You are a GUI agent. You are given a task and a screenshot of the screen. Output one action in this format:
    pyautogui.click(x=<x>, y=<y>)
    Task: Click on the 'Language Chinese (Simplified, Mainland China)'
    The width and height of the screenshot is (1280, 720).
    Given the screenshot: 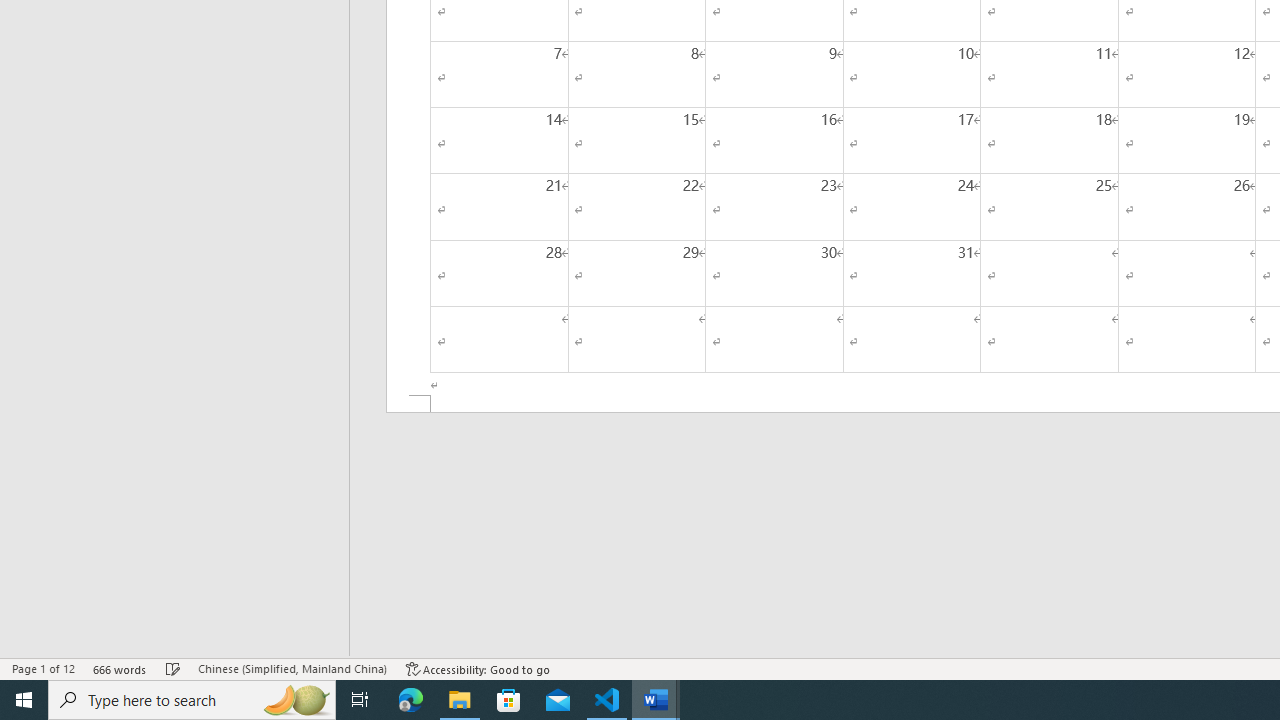 What is the action you would take?
    pyautogui.click(x=291, y=669)
    